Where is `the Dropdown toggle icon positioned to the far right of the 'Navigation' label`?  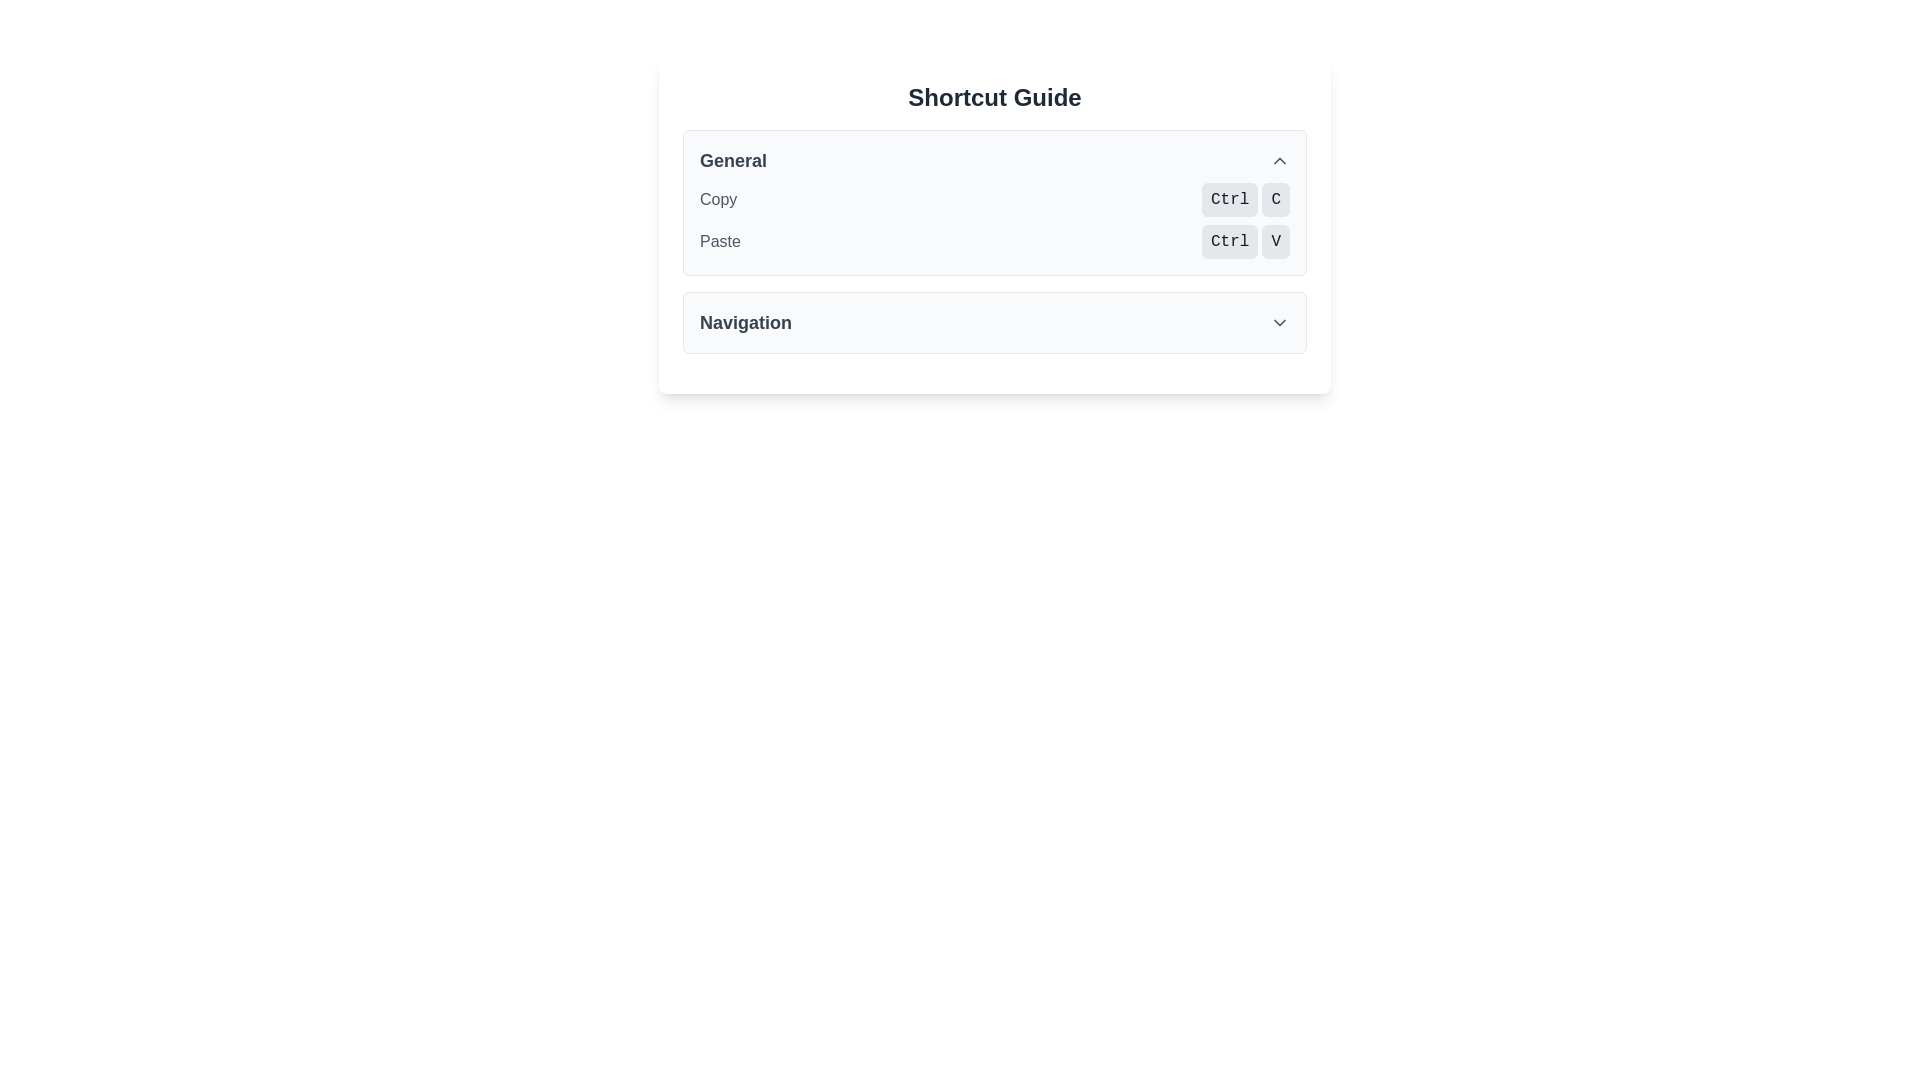 the Dropdown toggle icon positioned to the far right of the 'Navigation' label is located at coordinates (1280, 322).